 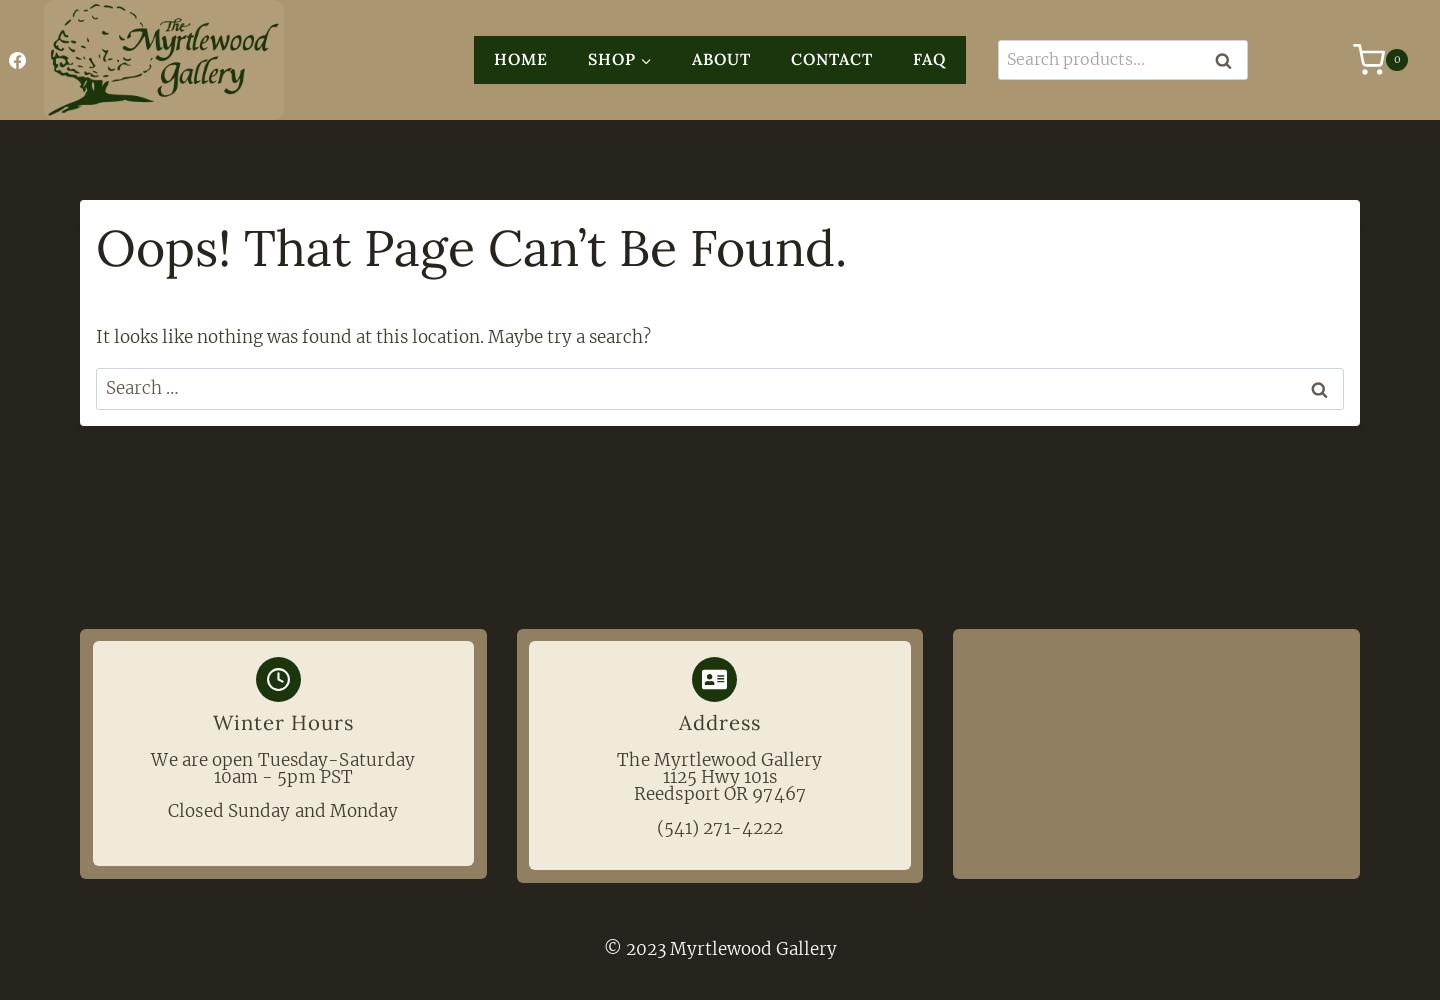 What do you see at coordinates (1396, 58) in the screenshot?
I see `'0'` at bounding box center [1396, 58].